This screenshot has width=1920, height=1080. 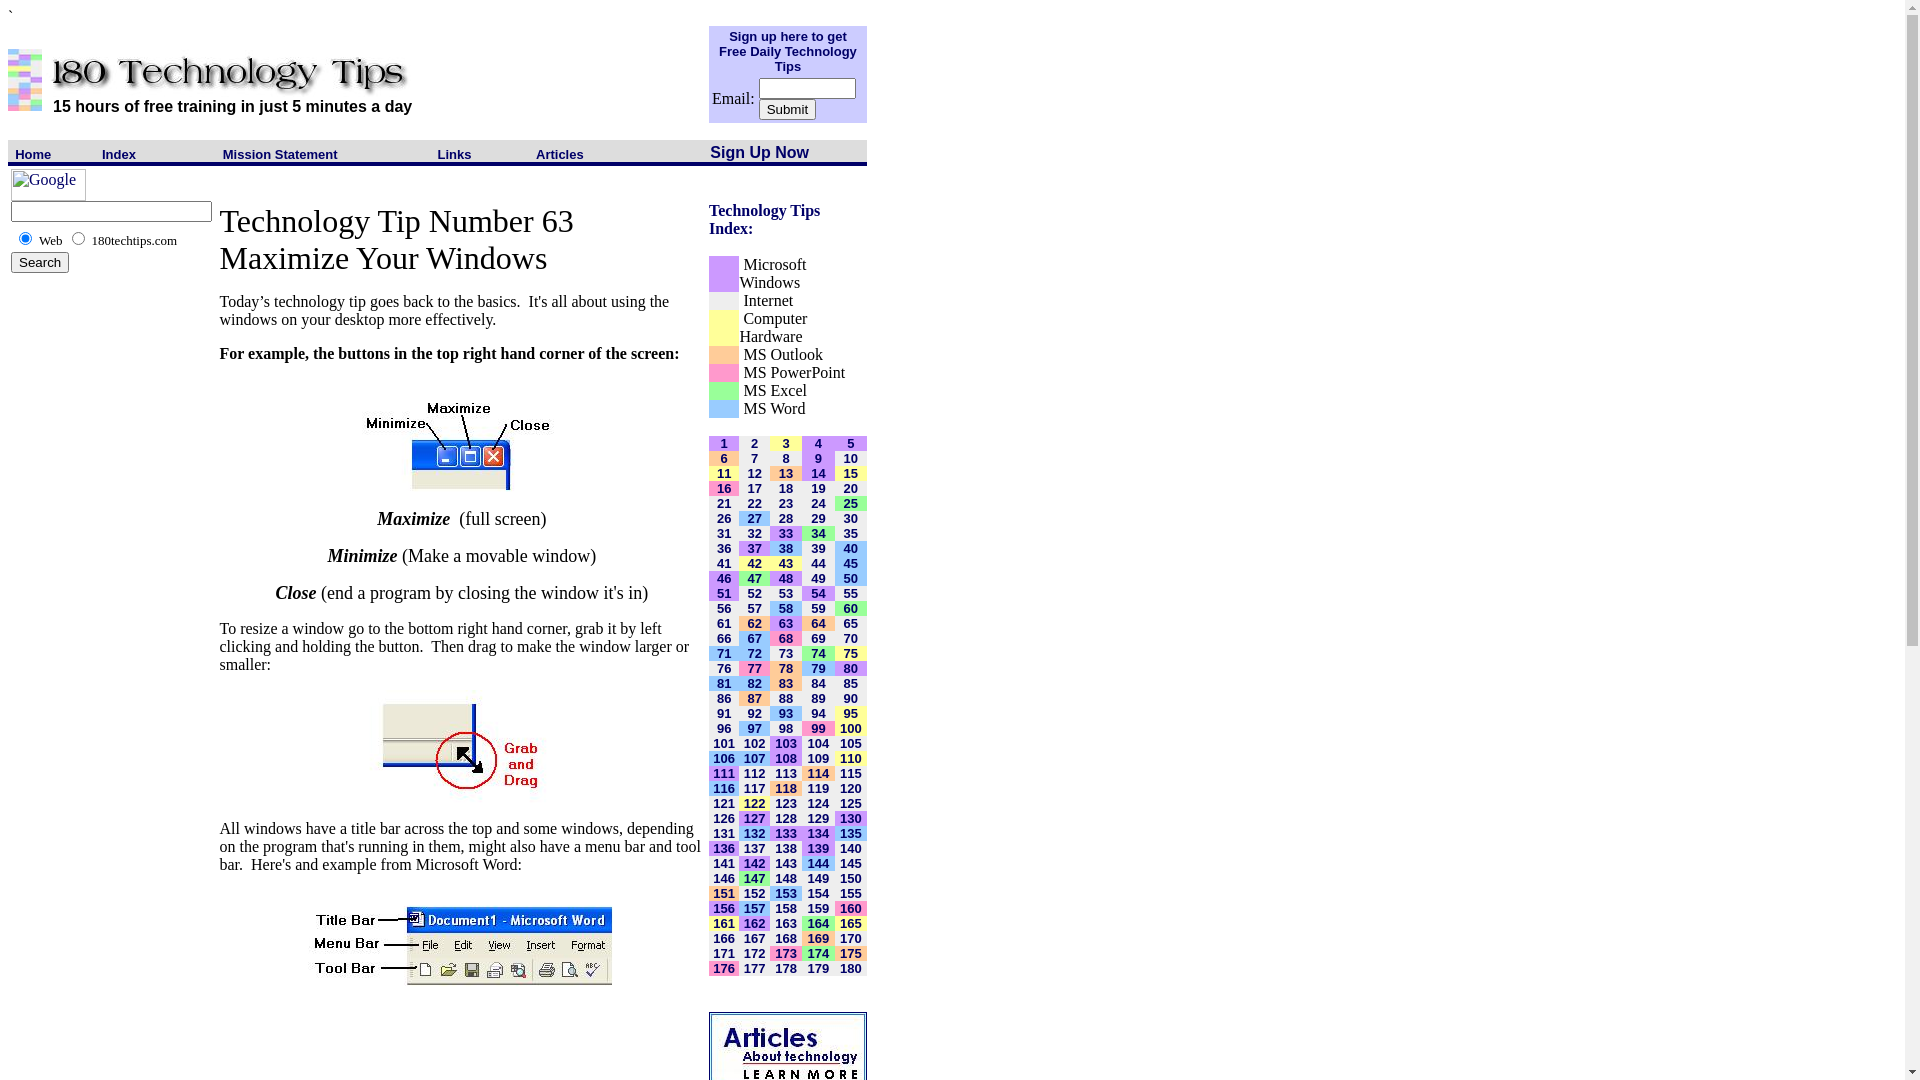 What do you see at coordinates (850, 682) in the screenshot?
I see `'85'` at bounding box center [850, 682].